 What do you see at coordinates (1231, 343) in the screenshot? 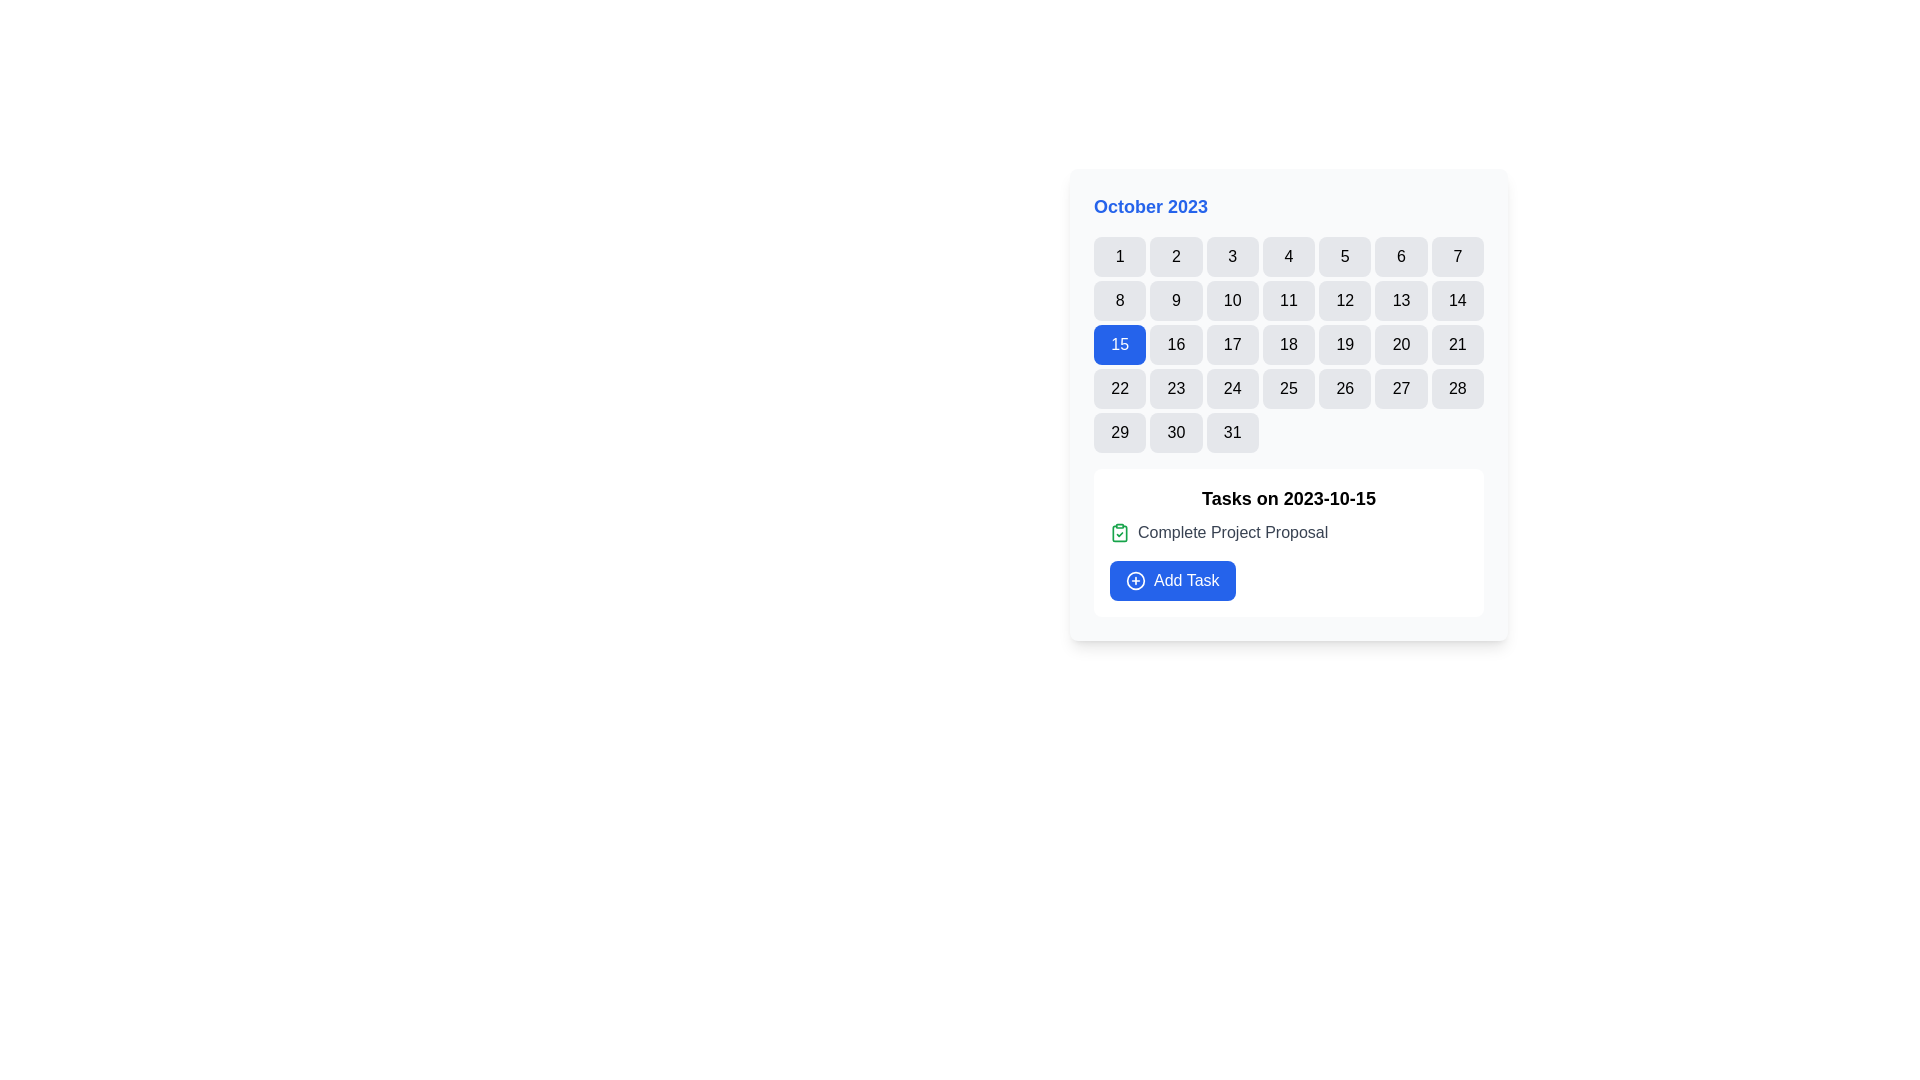
I see `the button displaying the number '17' in a calendar grid by clicking it` at bounding box center [1231, 343].